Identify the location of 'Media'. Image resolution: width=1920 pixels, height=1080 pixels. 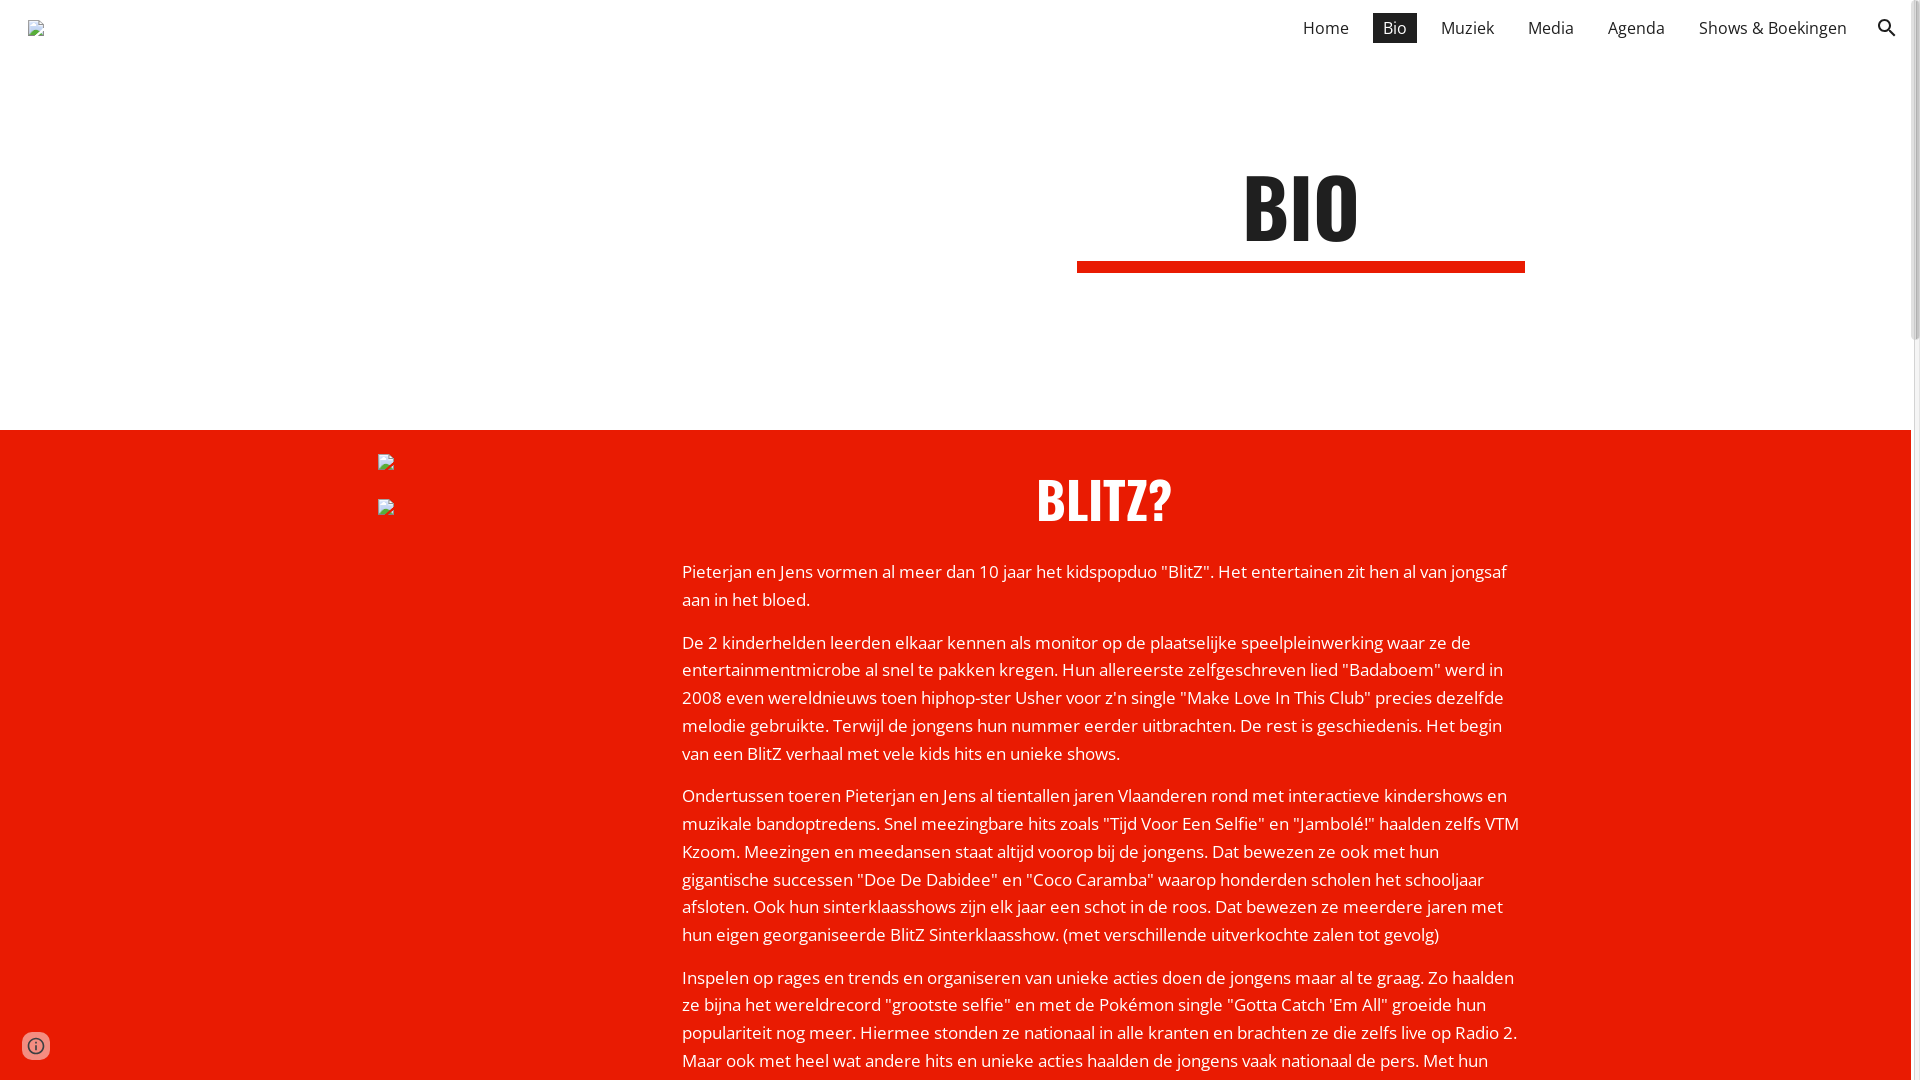
(1549, 27).